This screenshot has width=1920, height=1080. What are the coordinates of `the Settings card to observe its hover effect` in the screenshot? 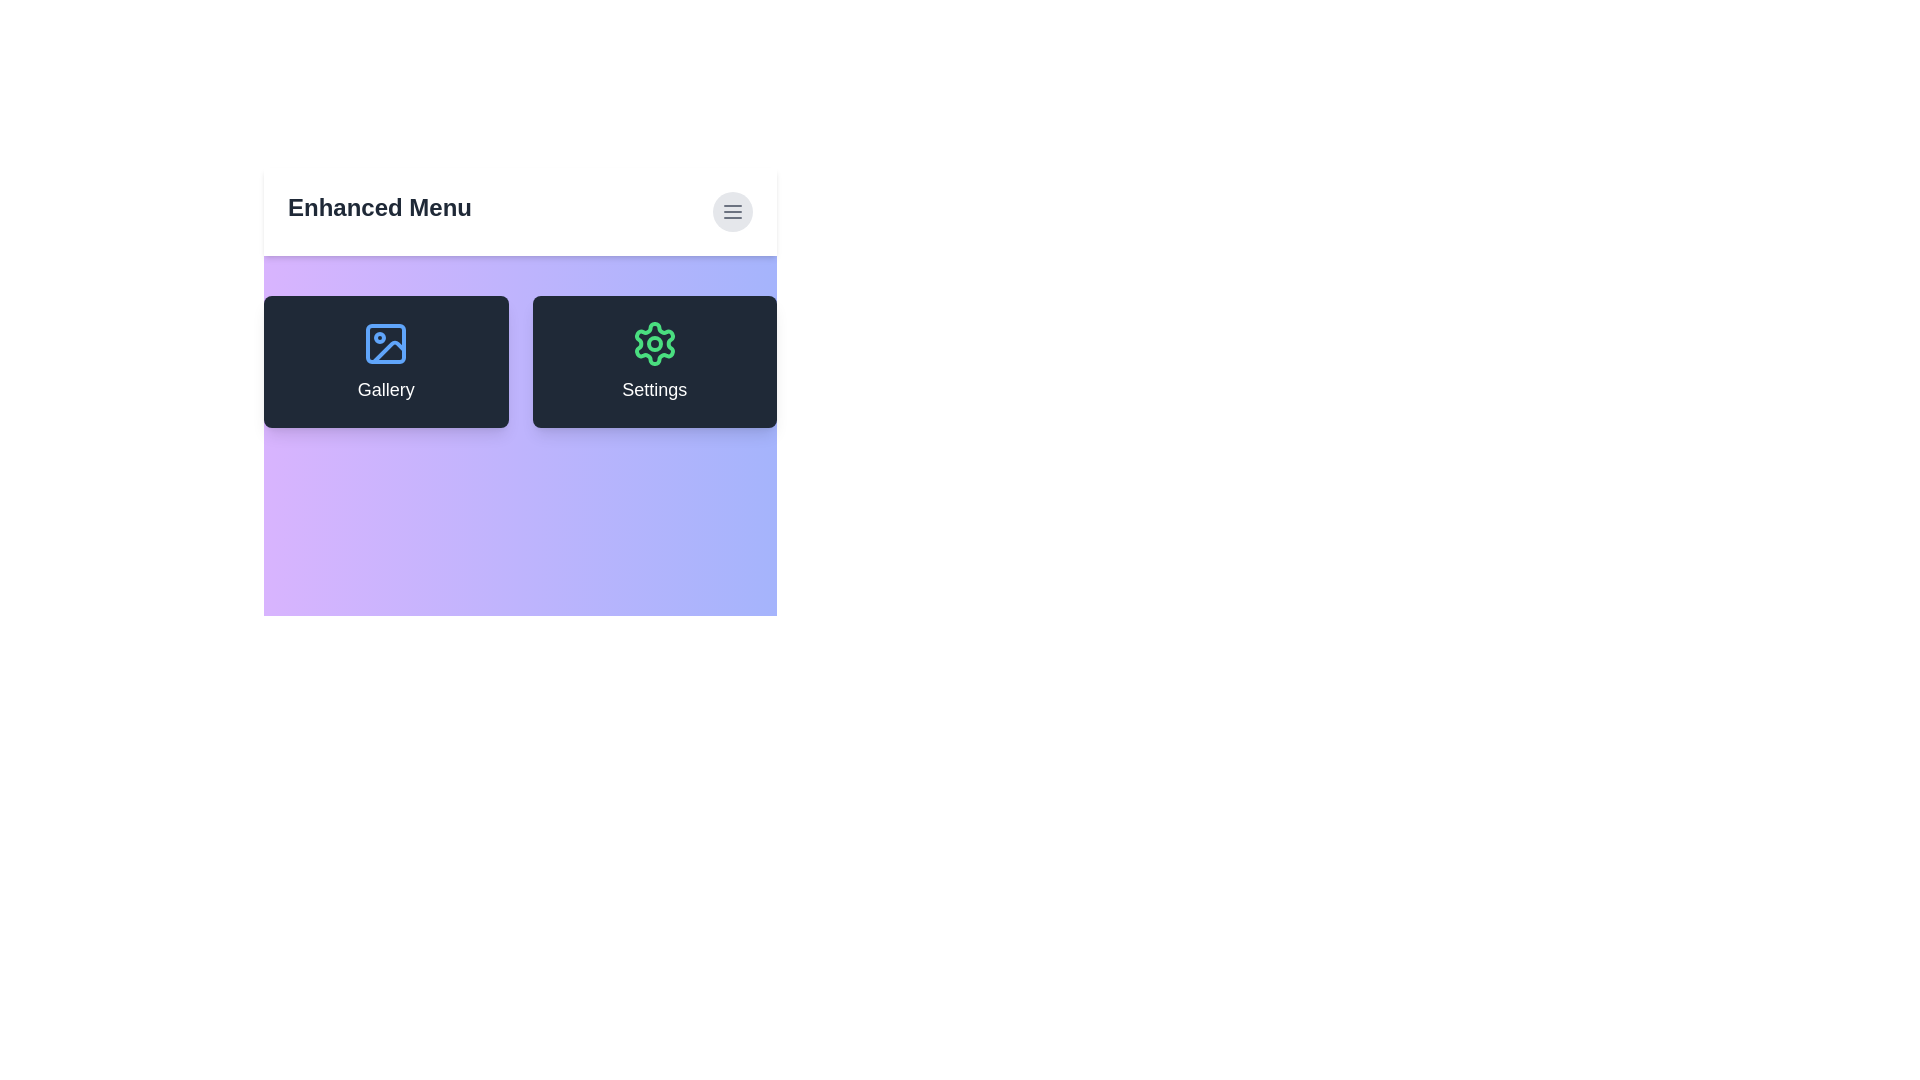 It's located at (654, 362).